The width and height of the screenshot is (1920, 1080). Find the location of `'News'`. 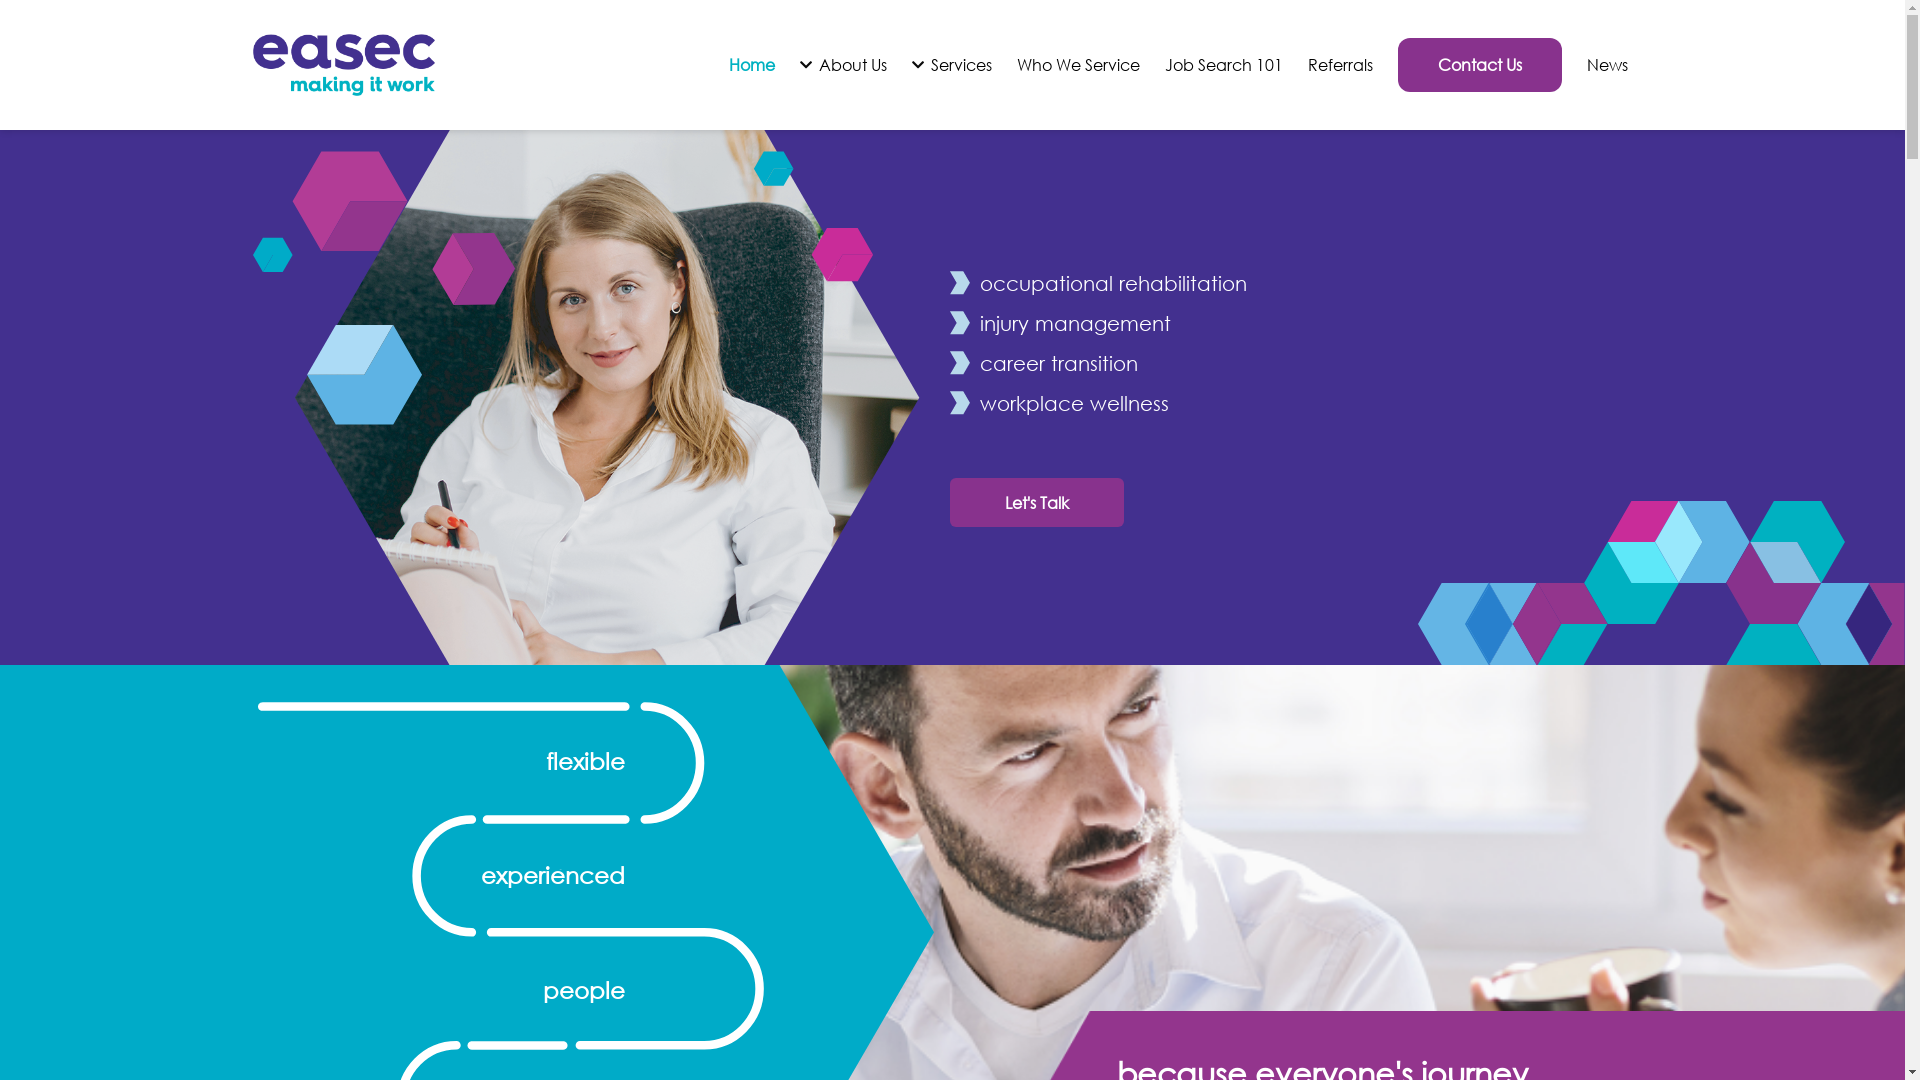

'News' is located at coordinates (1606, 64).